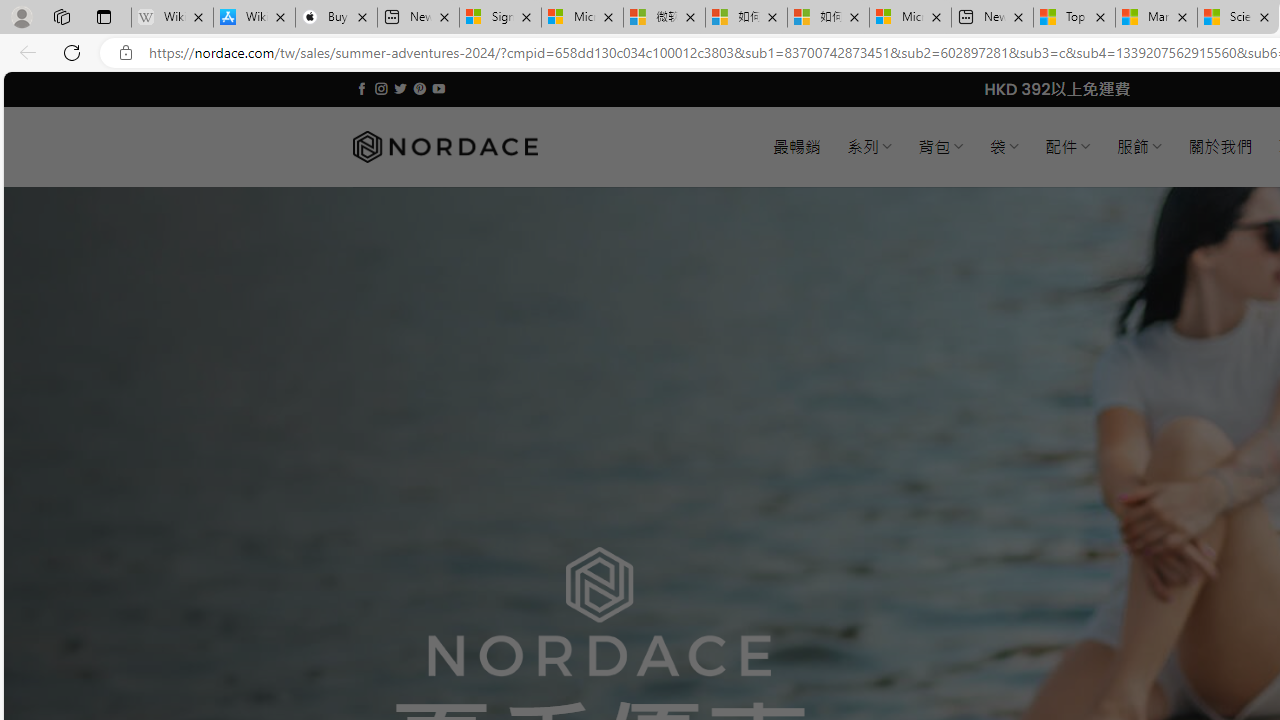 The height and width of the screenshot is (720, 1280). I want to click on 'Marine life - MSN', so click(1156, 17).